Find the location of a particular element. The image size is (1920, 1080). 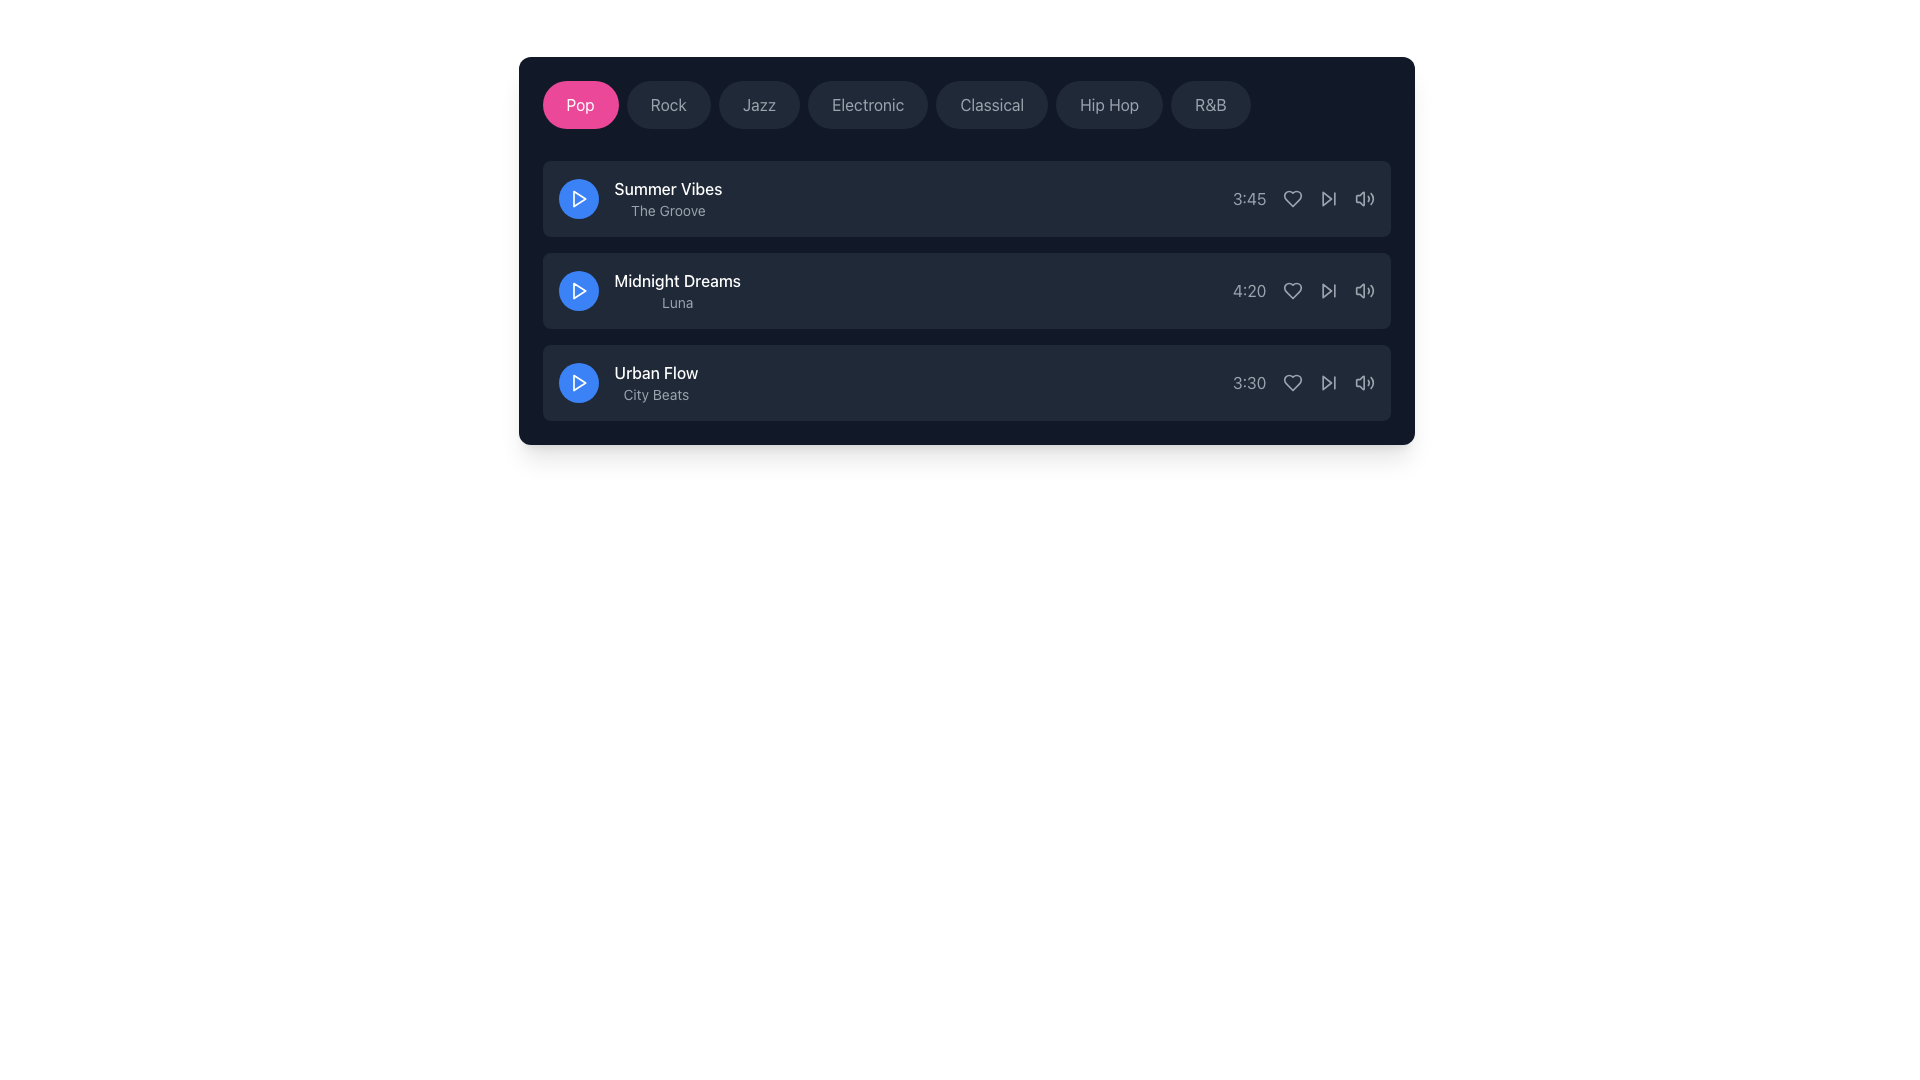

the text label displaying 'City Beats' in gray, smaller font size located under 'Urban Flow' is located at coordinates (656, 394).